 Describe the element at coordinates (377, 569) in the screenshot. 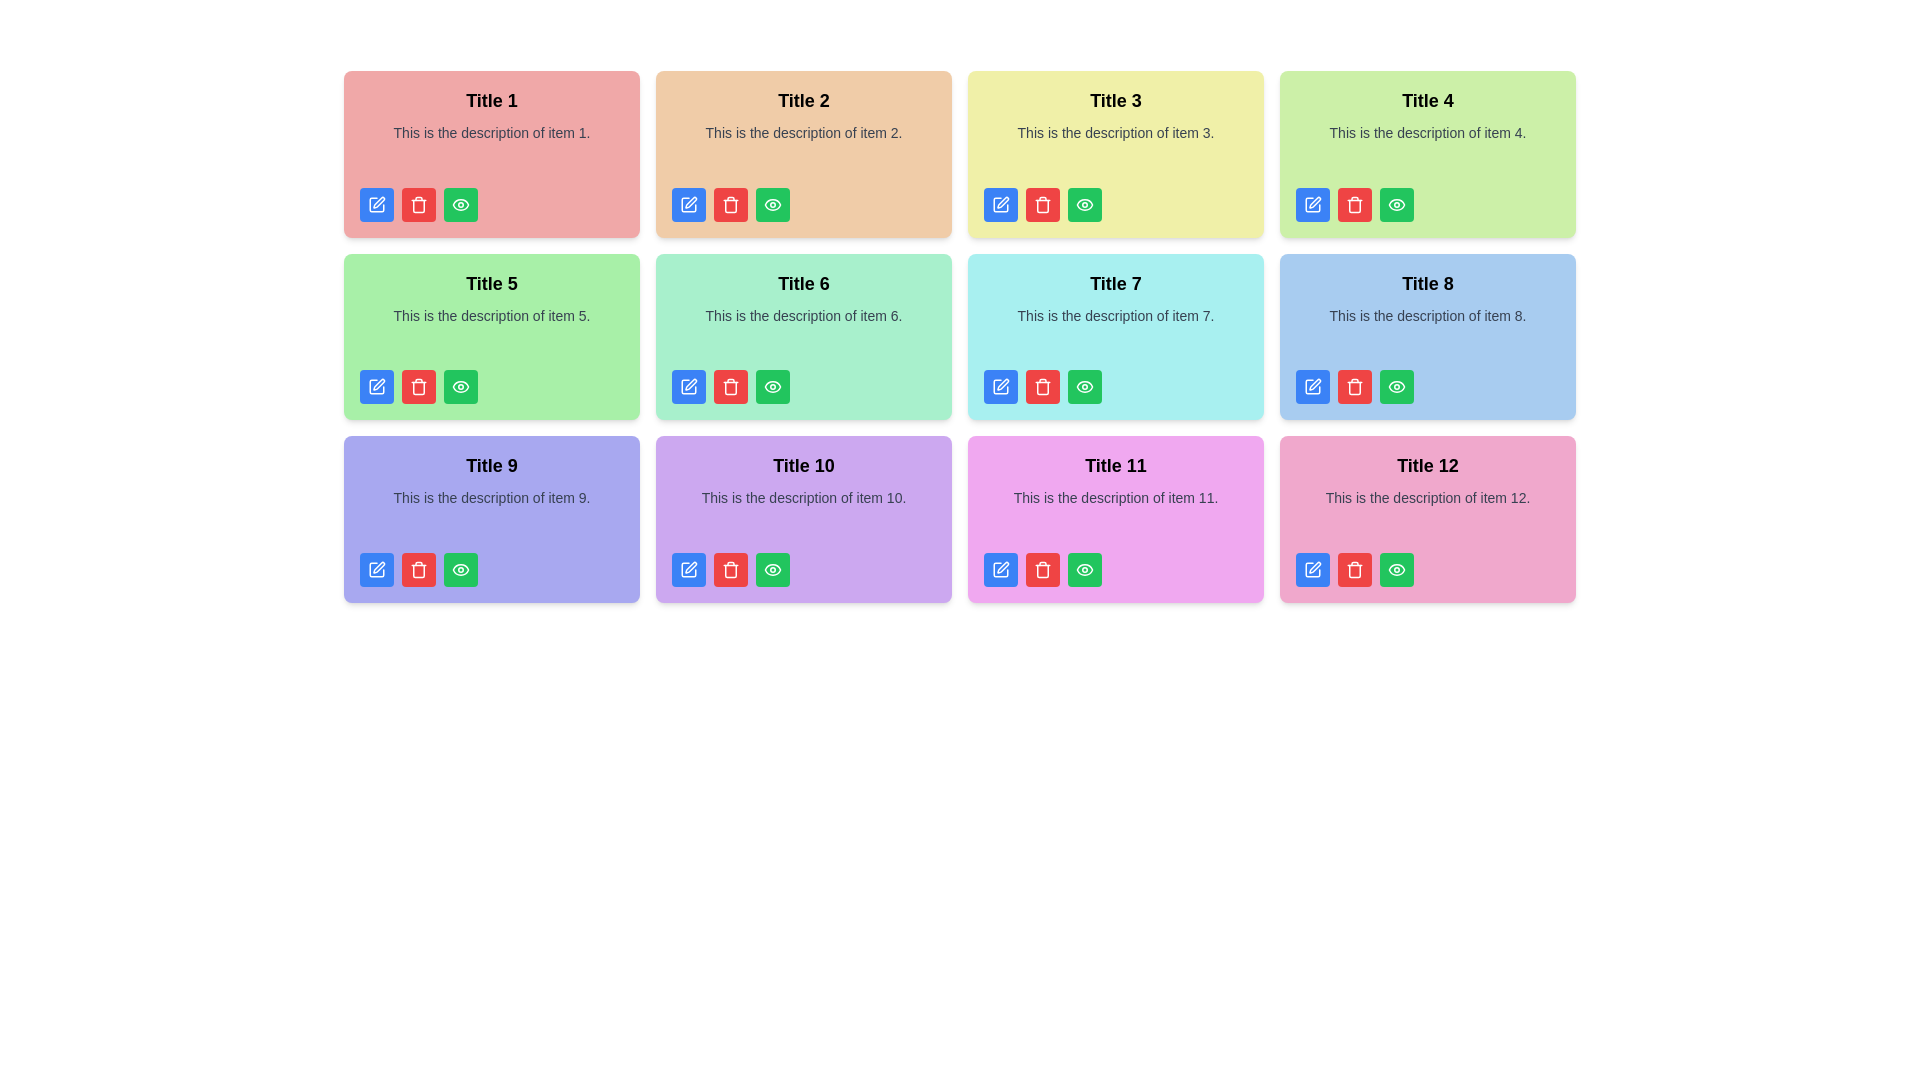

I see `the 'edit' button located in the bottom-left corner of the card associated with 'Title 9' to modify the content of the respective card` at that location.